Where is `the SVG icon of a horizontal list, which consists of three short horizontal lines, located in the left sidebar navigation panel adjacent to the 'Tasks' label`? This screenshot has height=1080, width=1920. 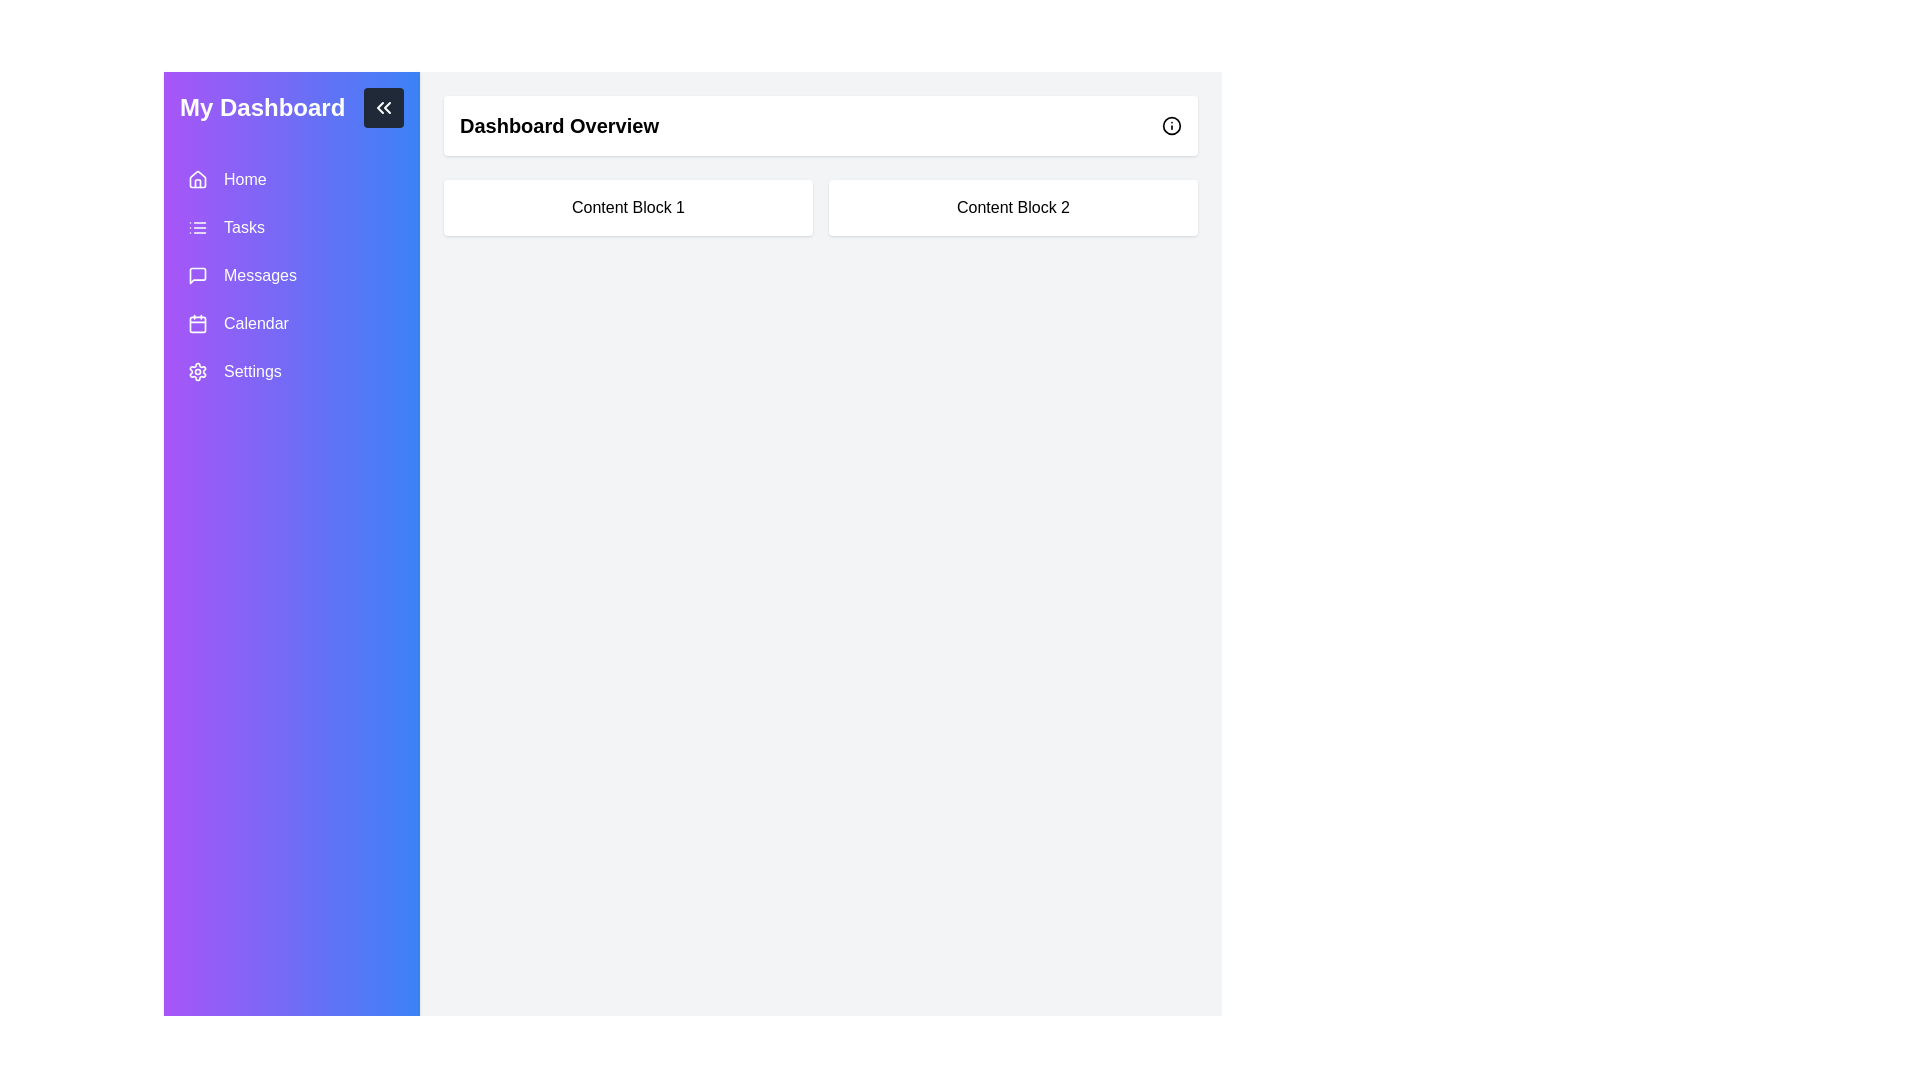 the SVG icon of a horizontal list, which consists of three short horizontal lines, located in the left sidebar navigation panel adjacent to the 'Tasks' label is located at coordinates (197, 226).